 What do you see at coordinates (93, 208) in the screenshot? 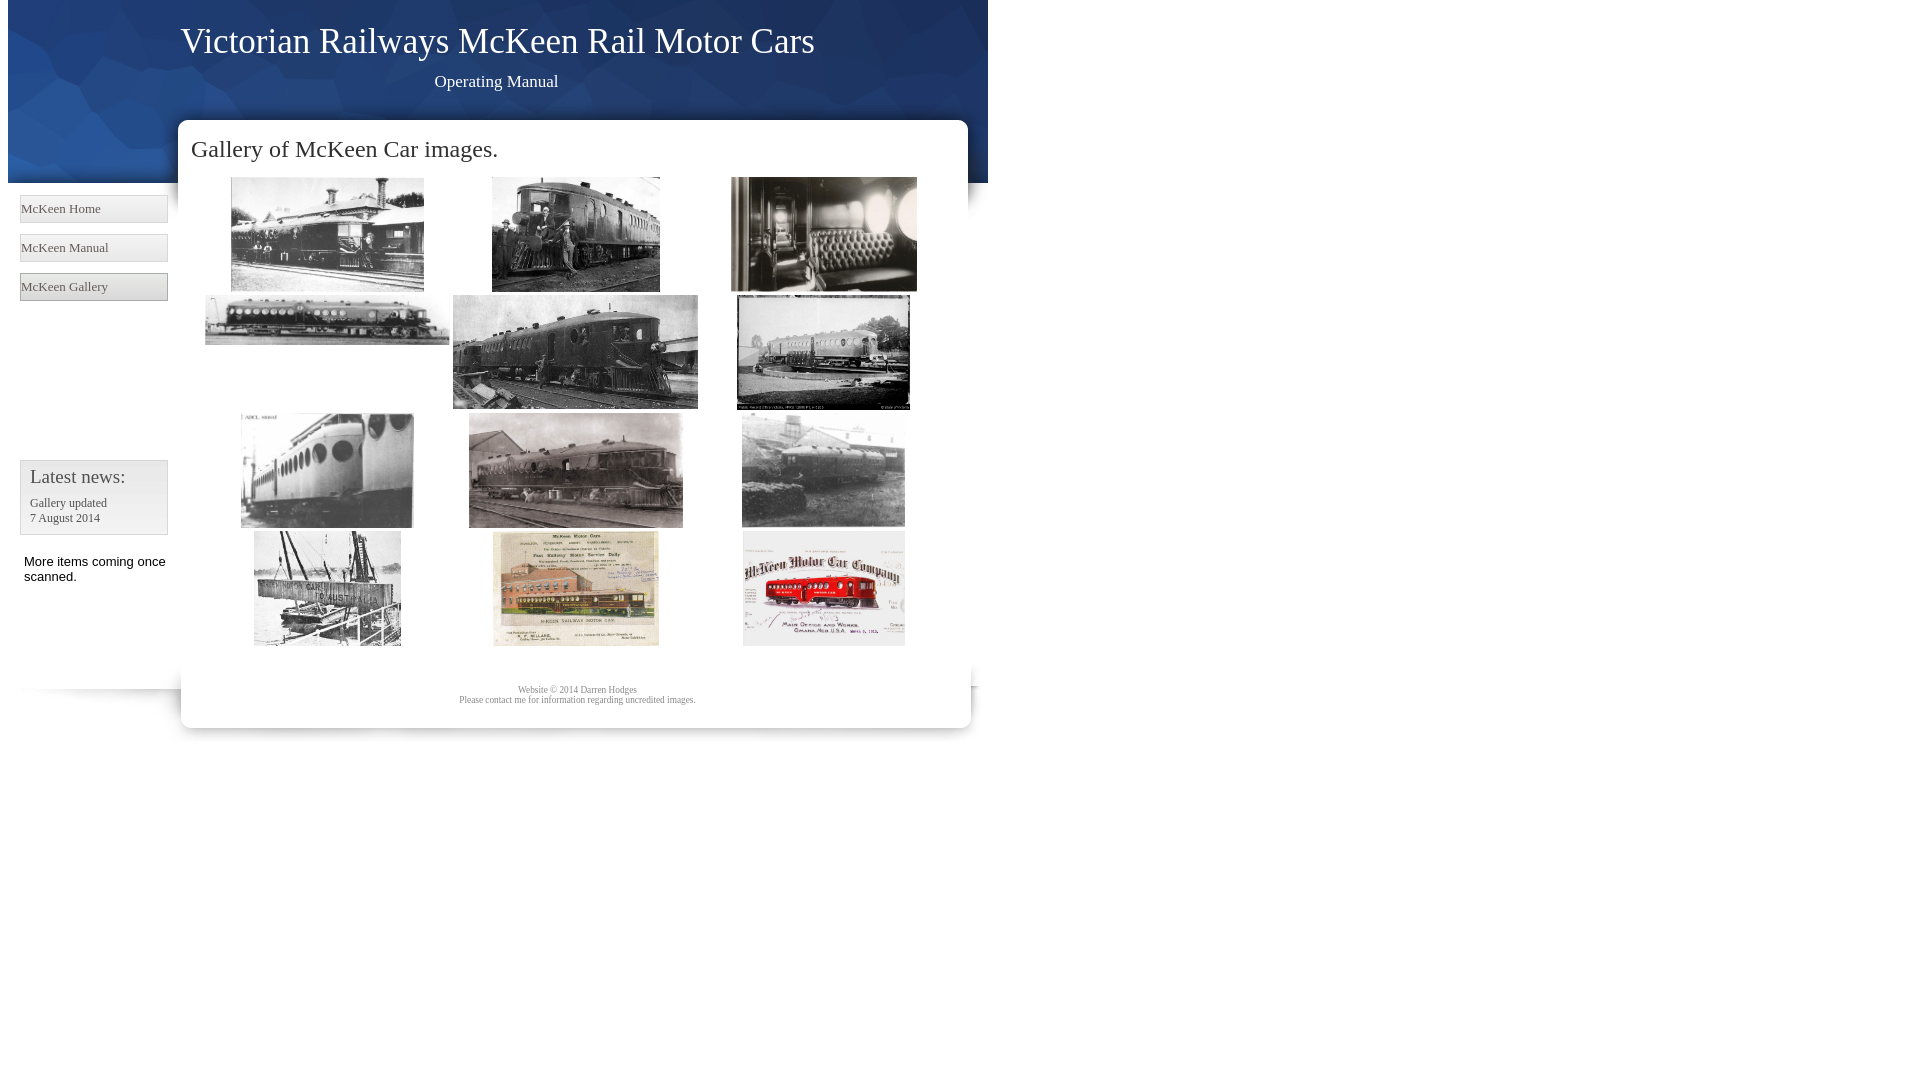
I see `'McKeen Home'` at bounding box center [93, 208].